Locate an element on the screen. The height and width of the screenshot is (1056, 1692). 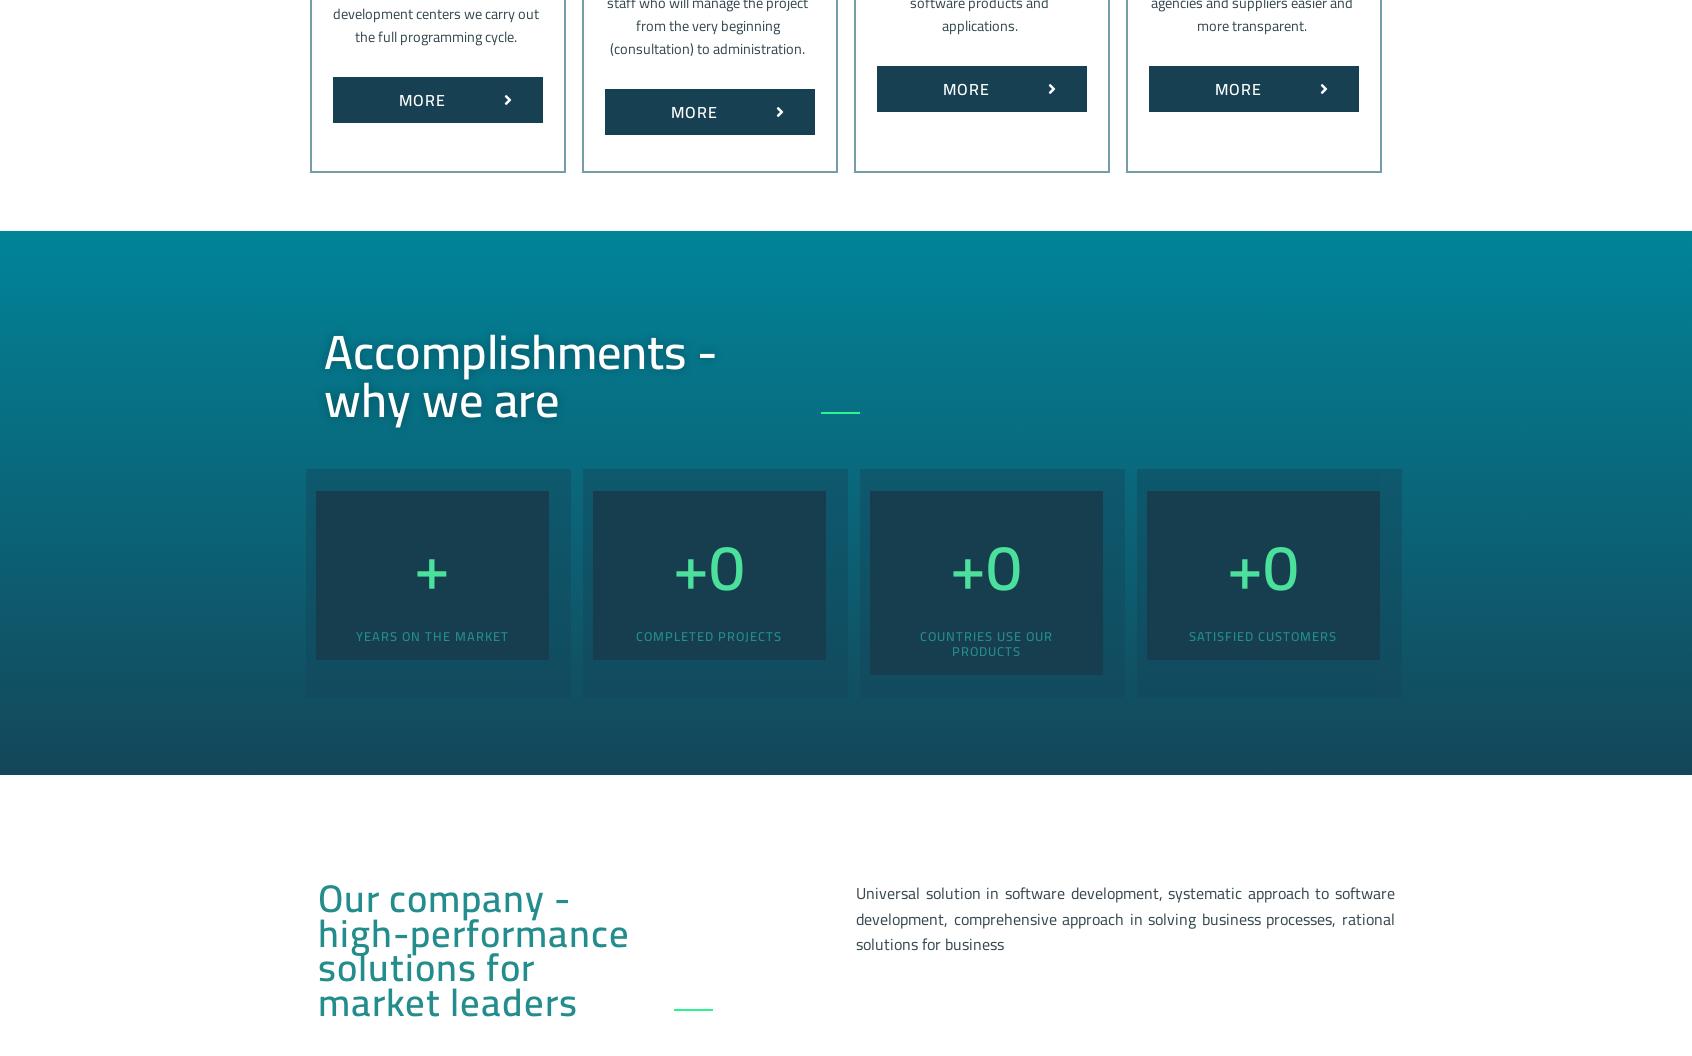
'years on the market' is located at coordinates (430, 633).